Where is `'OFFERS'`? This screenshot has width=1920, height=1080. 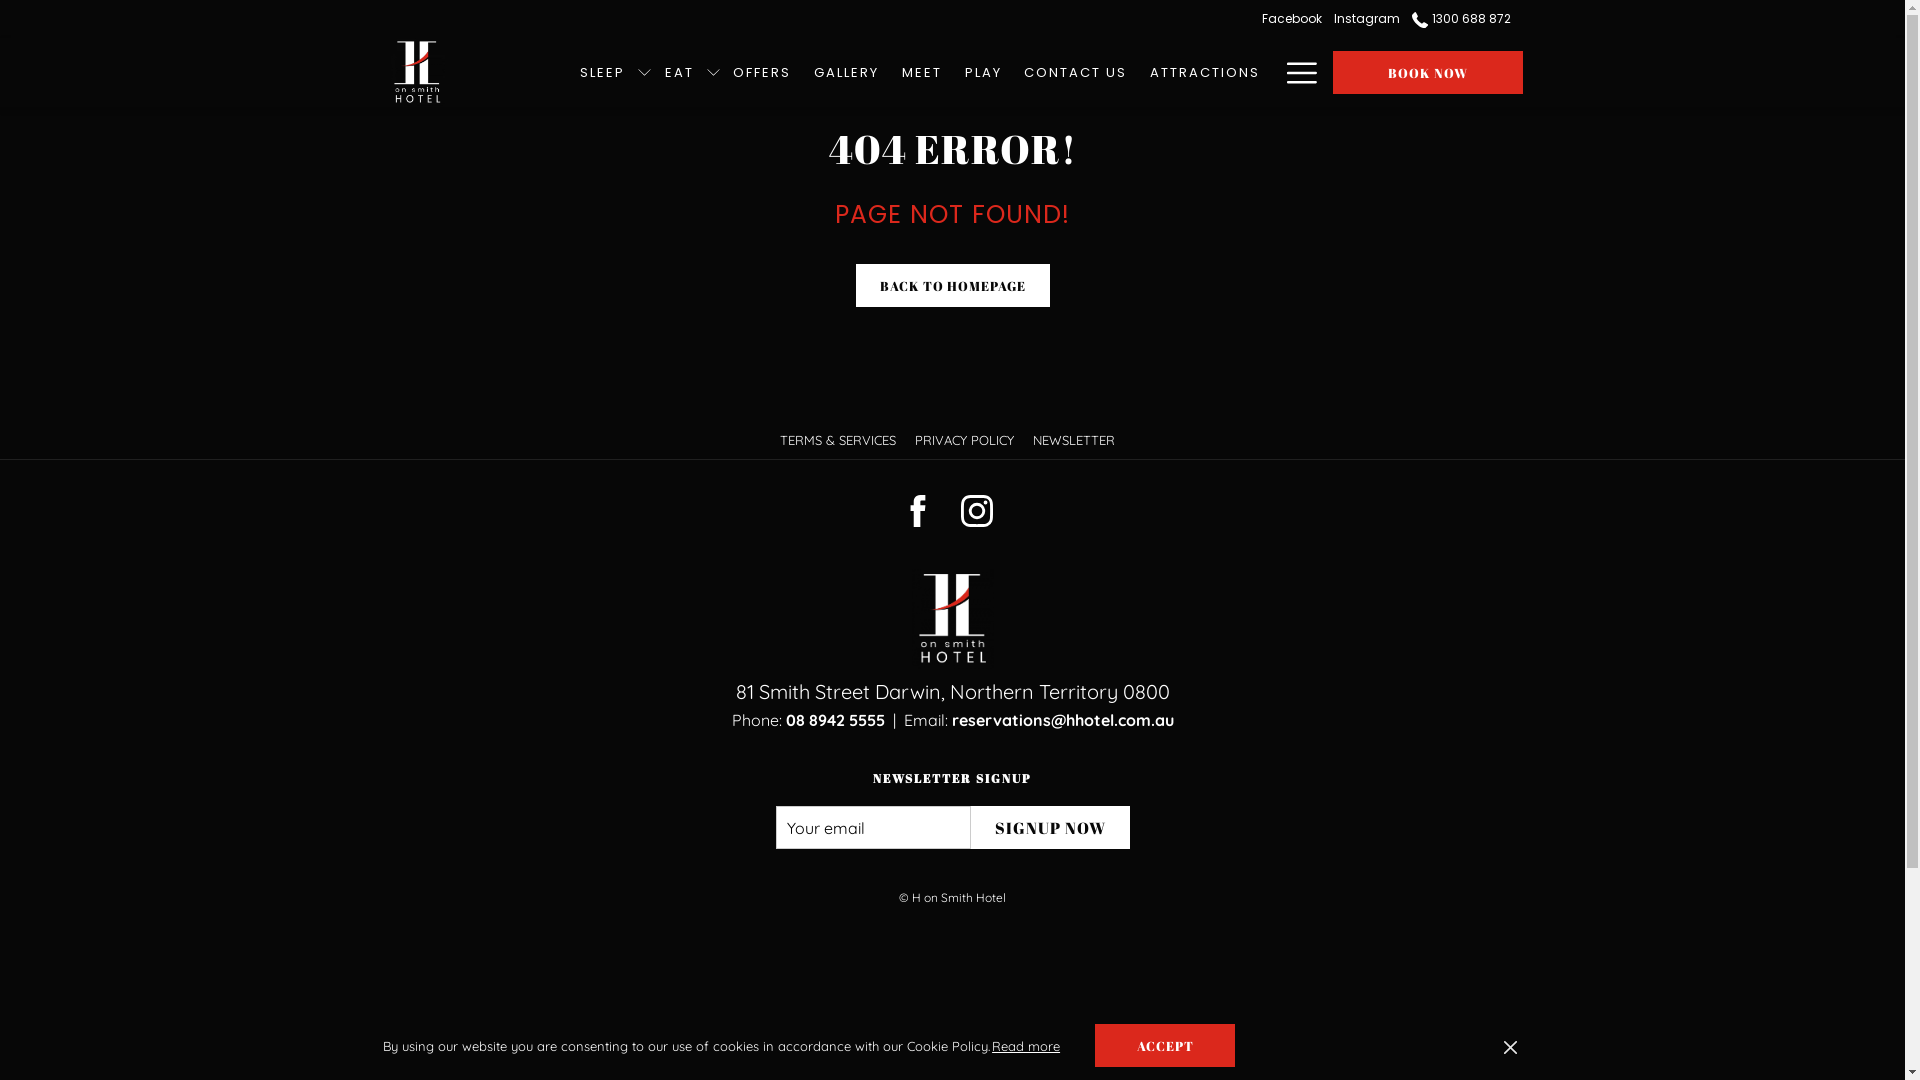
'OFFERS' is located at coordinates (769, 71).